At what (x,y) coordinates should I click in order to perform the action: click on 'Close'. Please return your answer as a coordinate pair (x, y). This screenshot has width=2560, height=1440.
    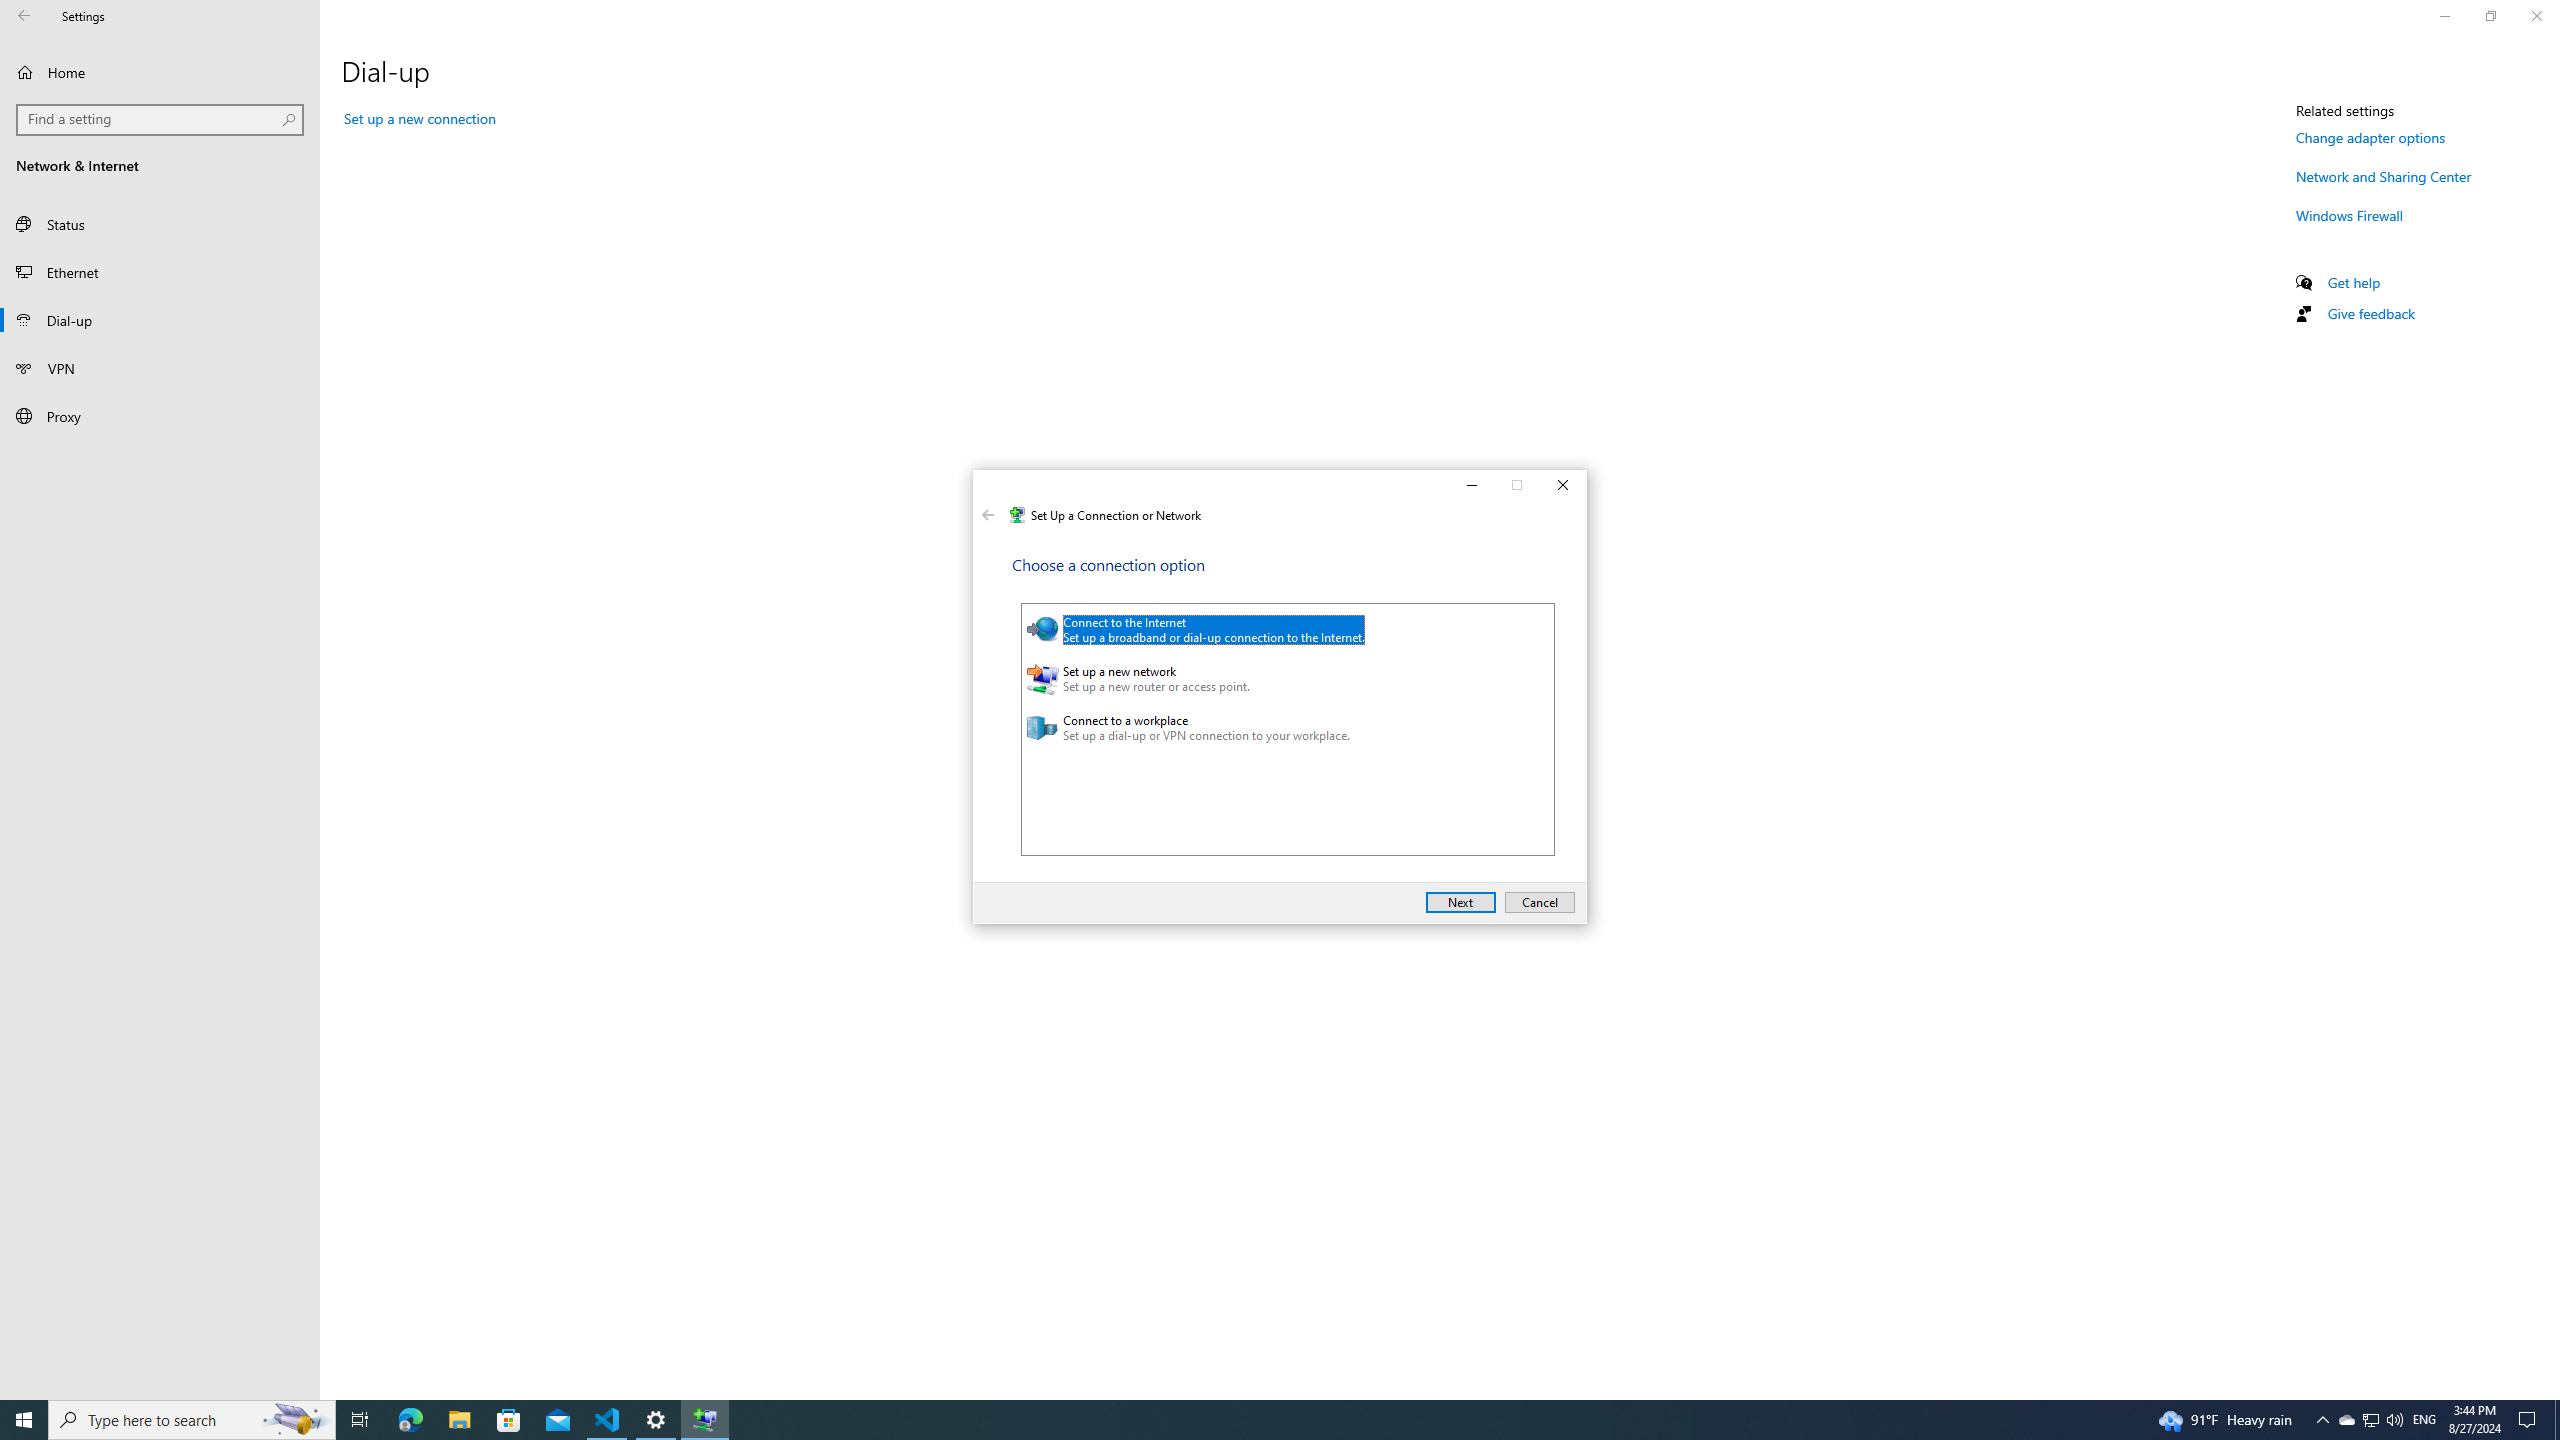
    Looking at the image, I should click on (1564, 486).